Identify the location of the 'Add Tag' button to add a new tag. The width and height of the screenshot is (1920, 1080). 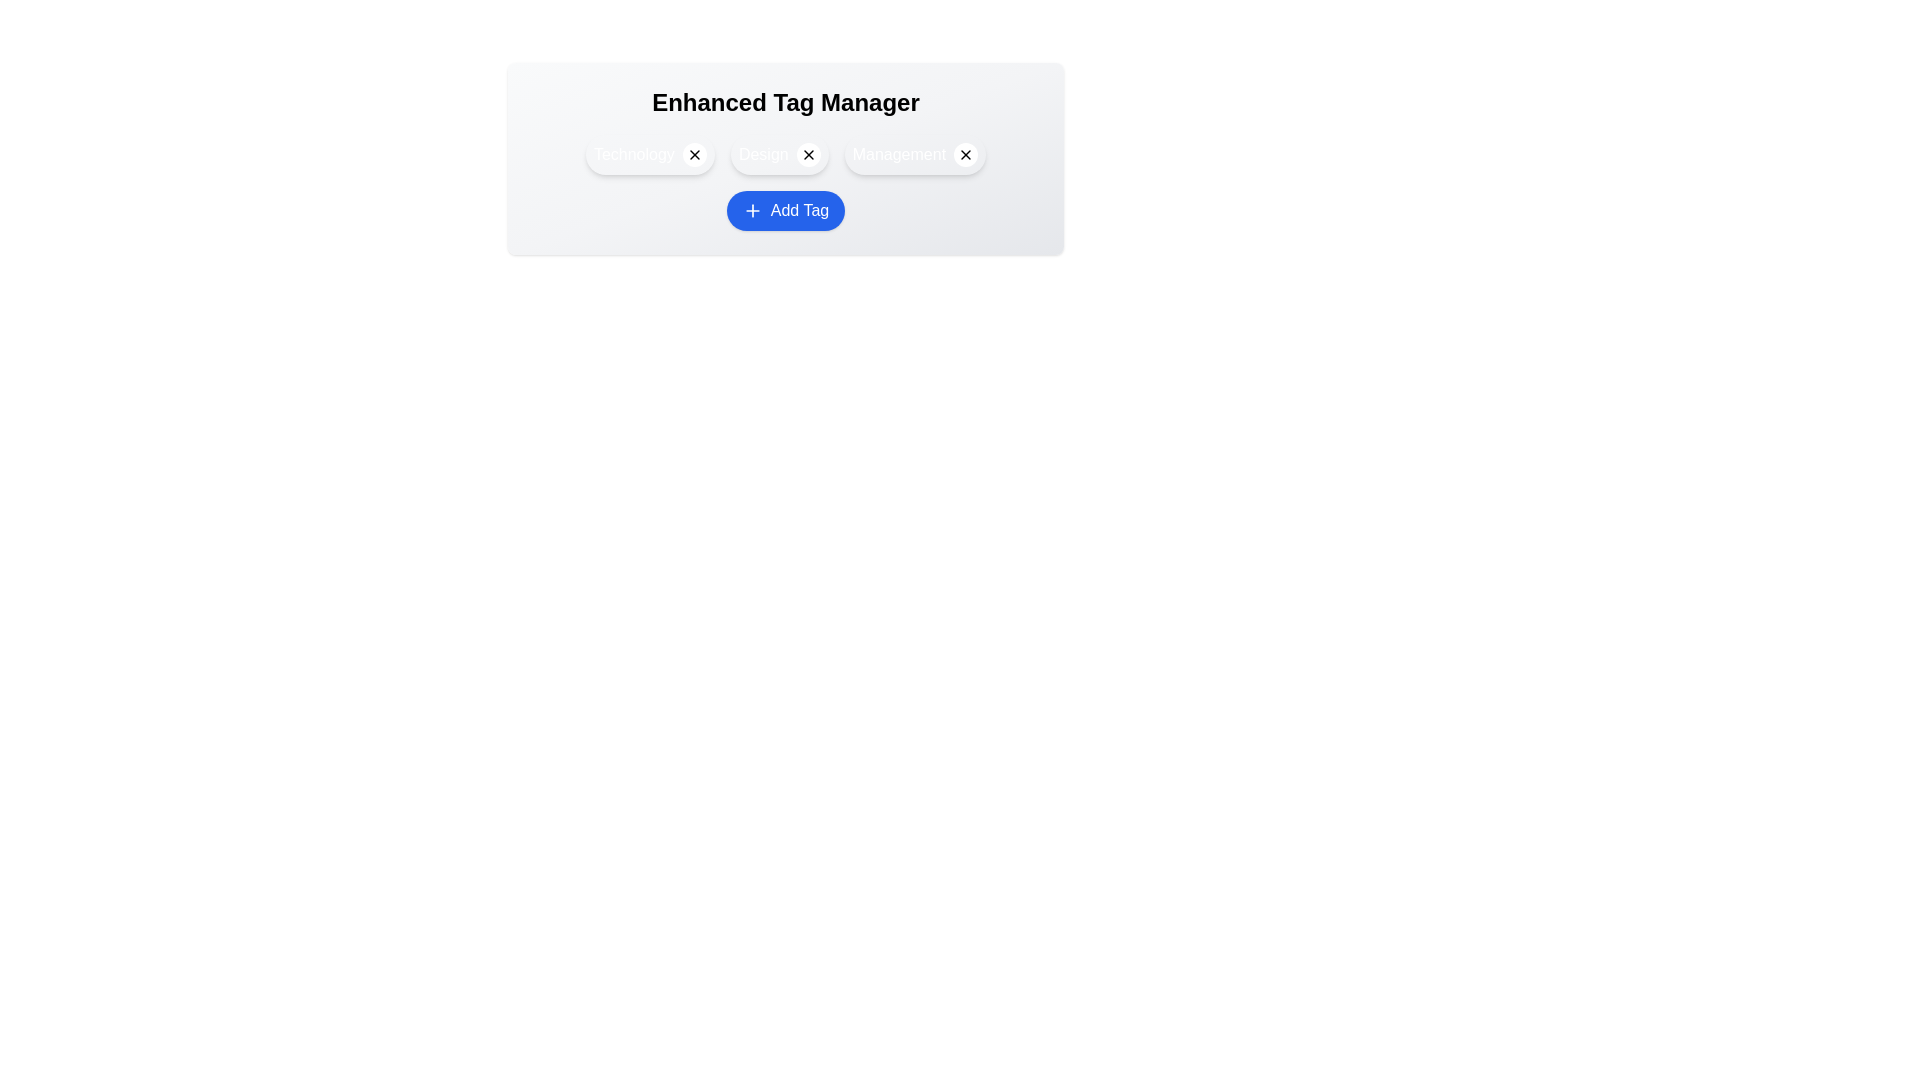
(785, 211).